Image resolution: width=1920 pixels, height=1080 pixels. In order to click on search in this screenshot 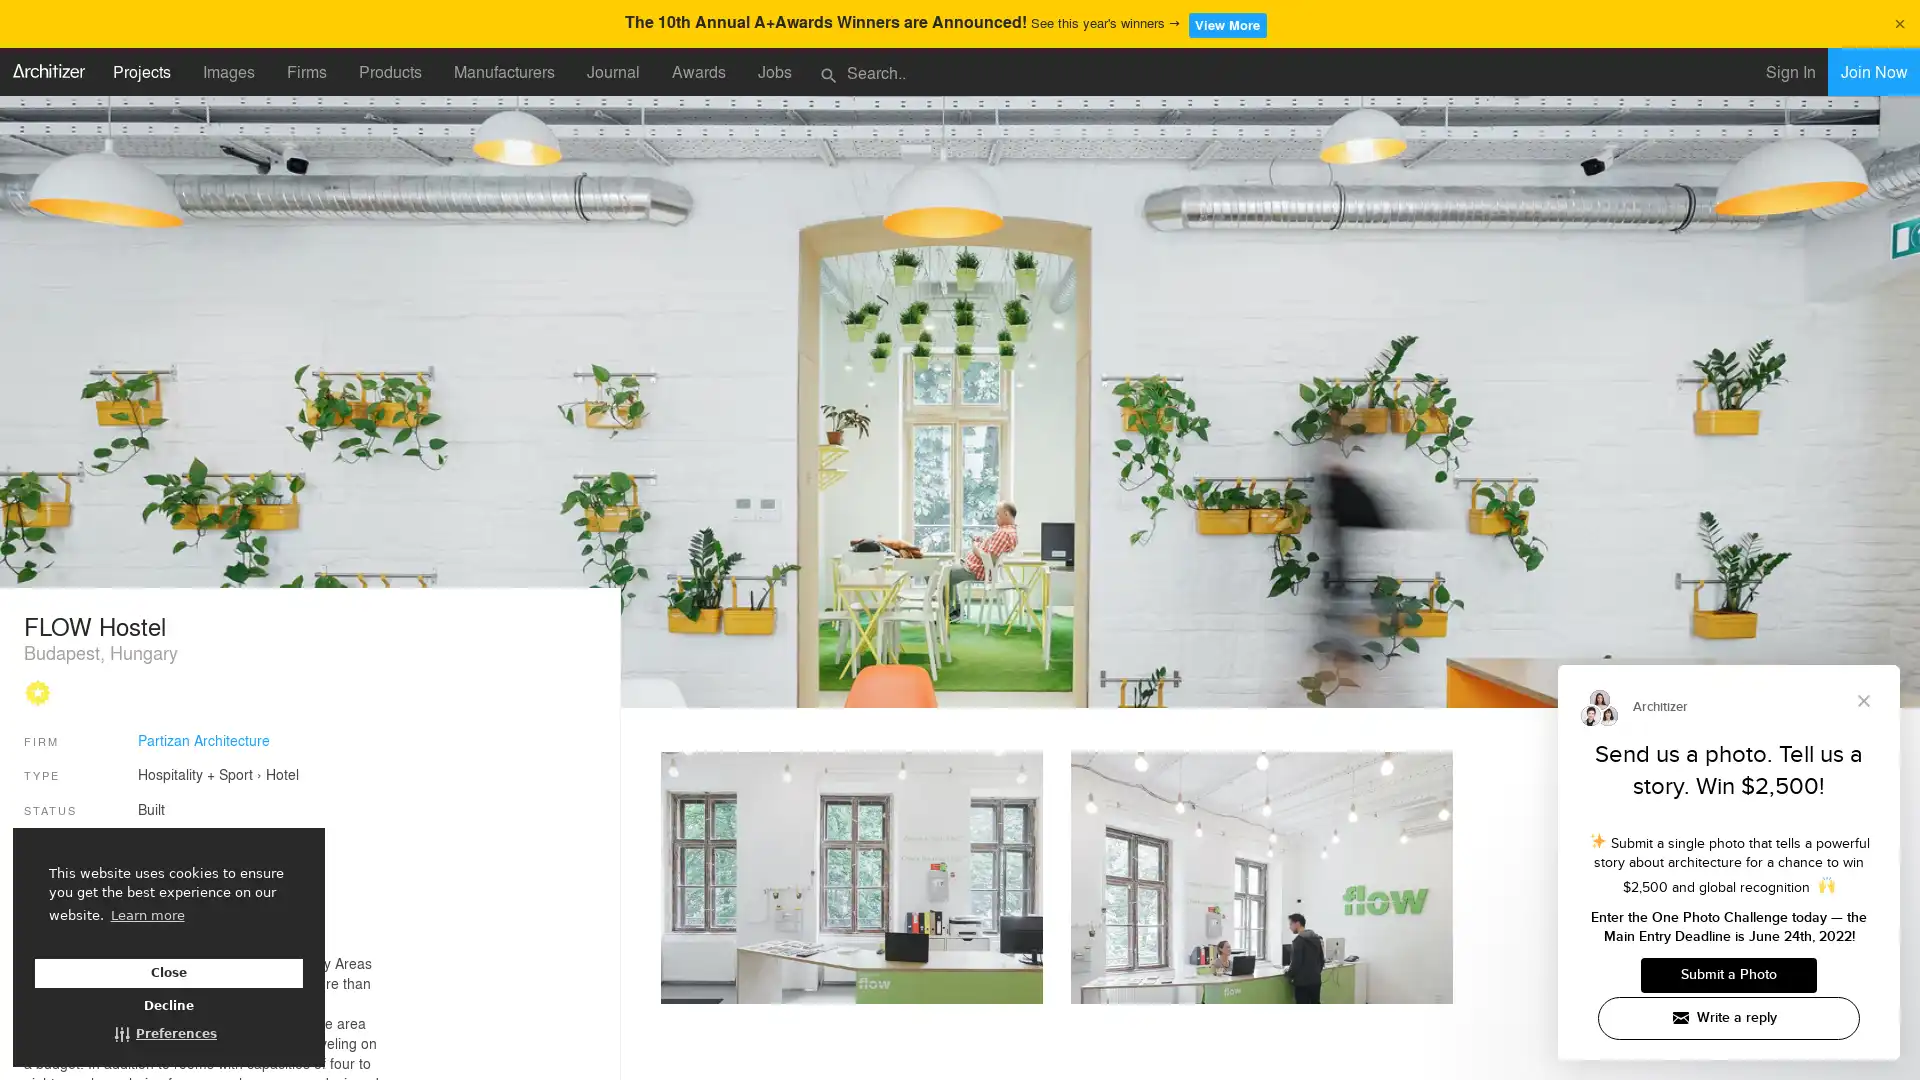, I will do `click(829, 72)`.